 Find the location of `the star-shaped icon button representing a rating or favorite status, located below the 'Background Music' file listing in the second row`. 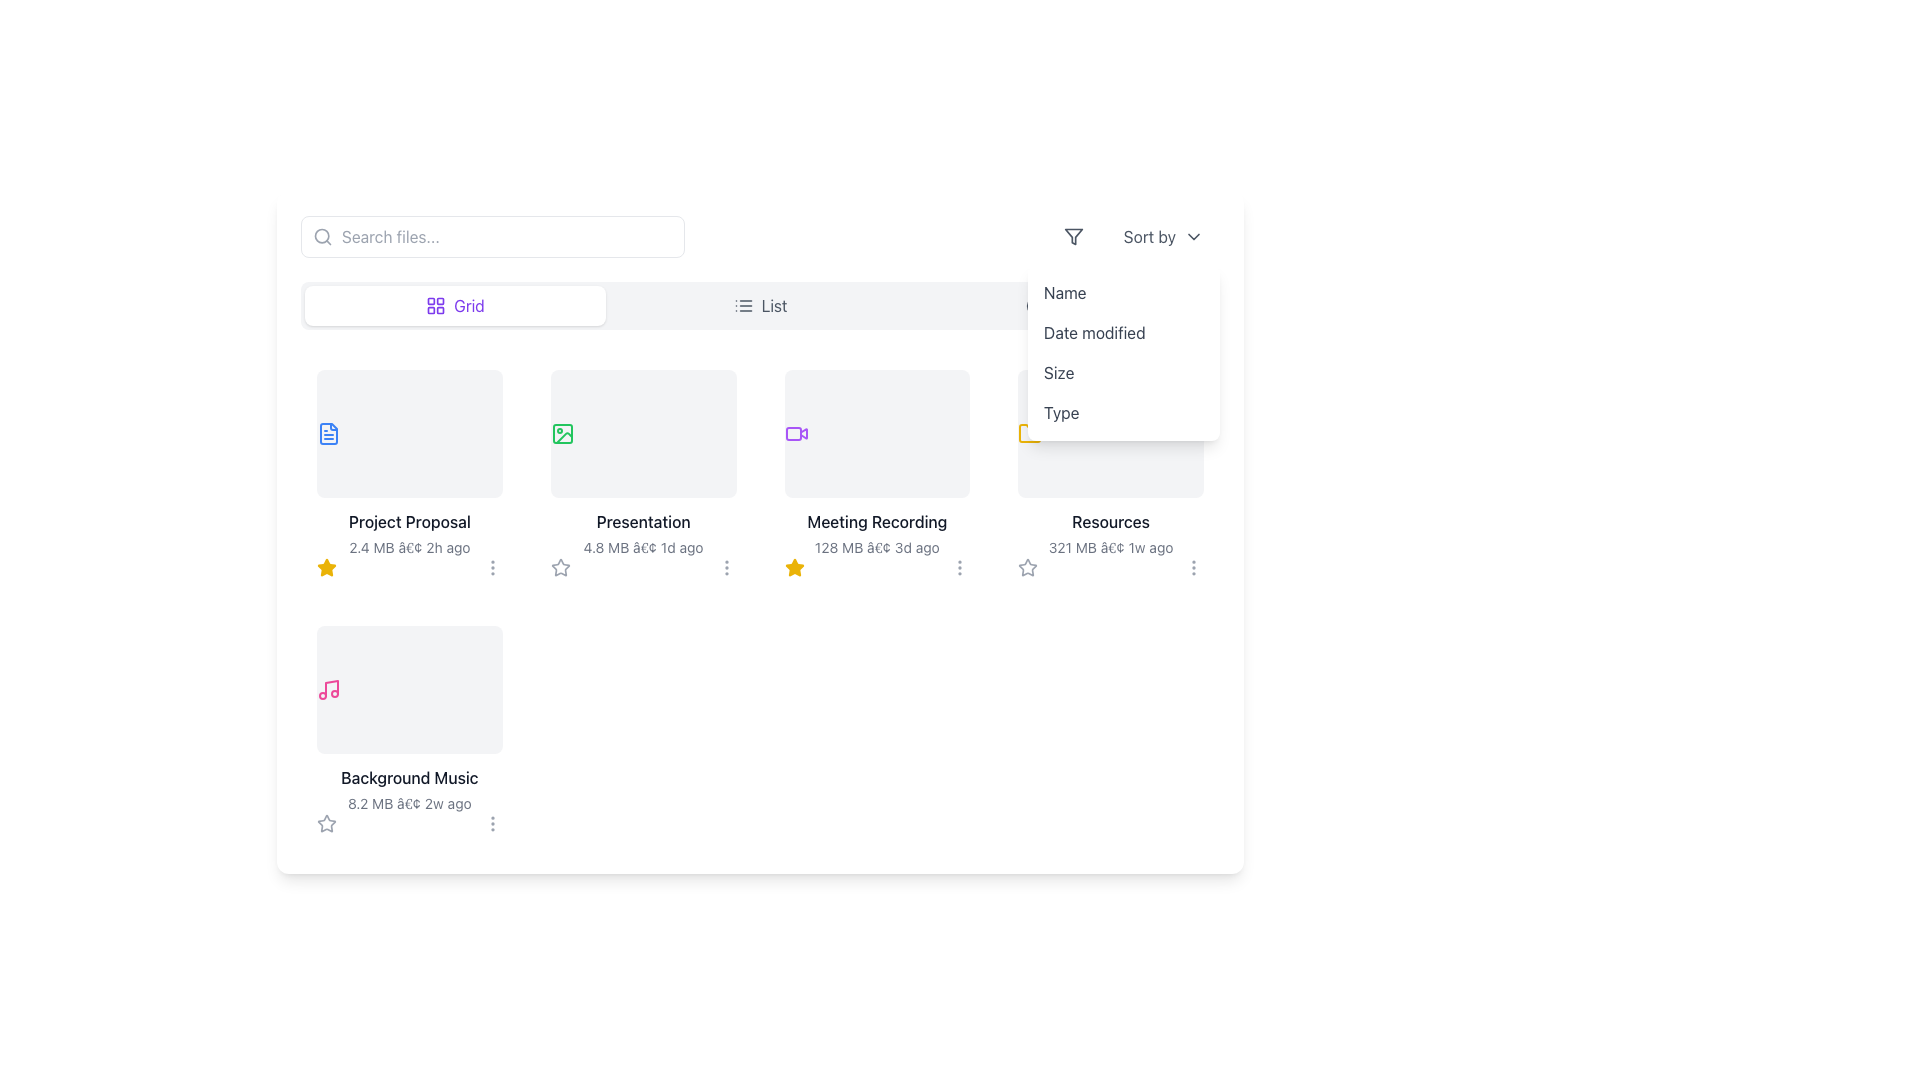

the star-shaped icon button representing a rating or favorite status, located below the 'Background Music' file listing in the second row is located at coordinates (326, 824).